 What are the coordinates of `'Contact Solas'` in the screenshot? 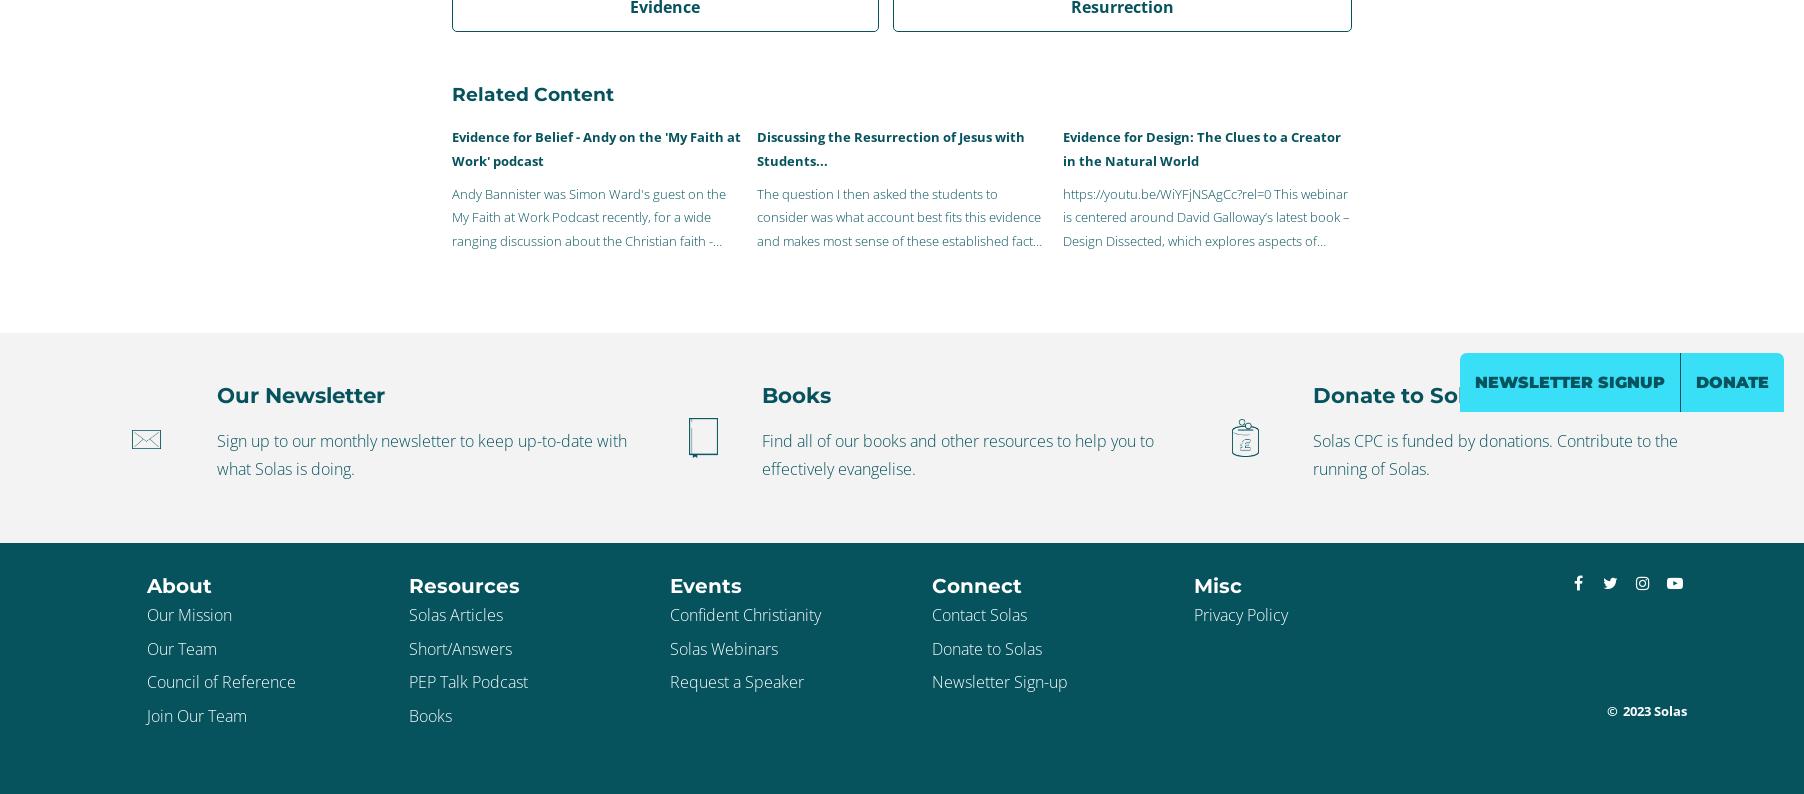 It's located at (978, 615).